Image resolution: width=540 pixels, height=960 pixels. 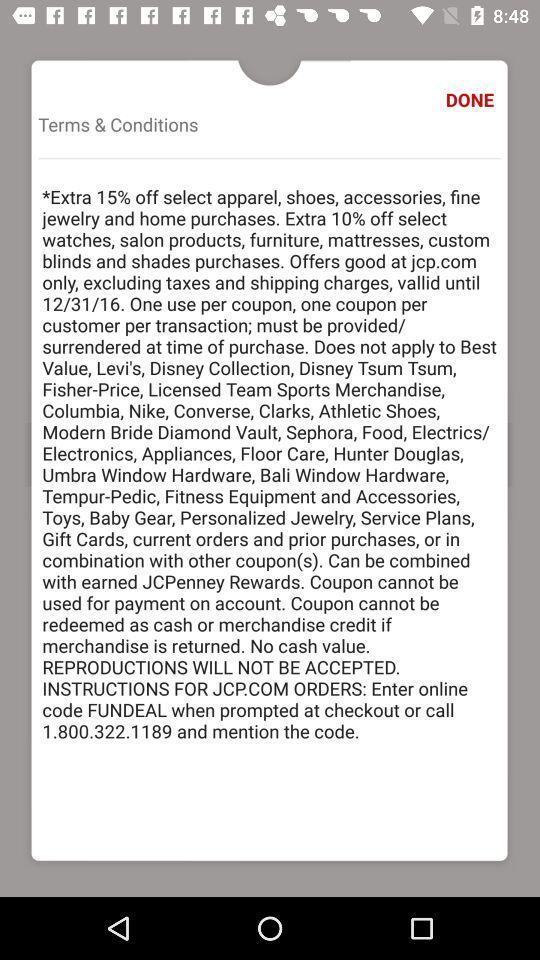 I want to click on the done icon, so click(x=472, y=99).